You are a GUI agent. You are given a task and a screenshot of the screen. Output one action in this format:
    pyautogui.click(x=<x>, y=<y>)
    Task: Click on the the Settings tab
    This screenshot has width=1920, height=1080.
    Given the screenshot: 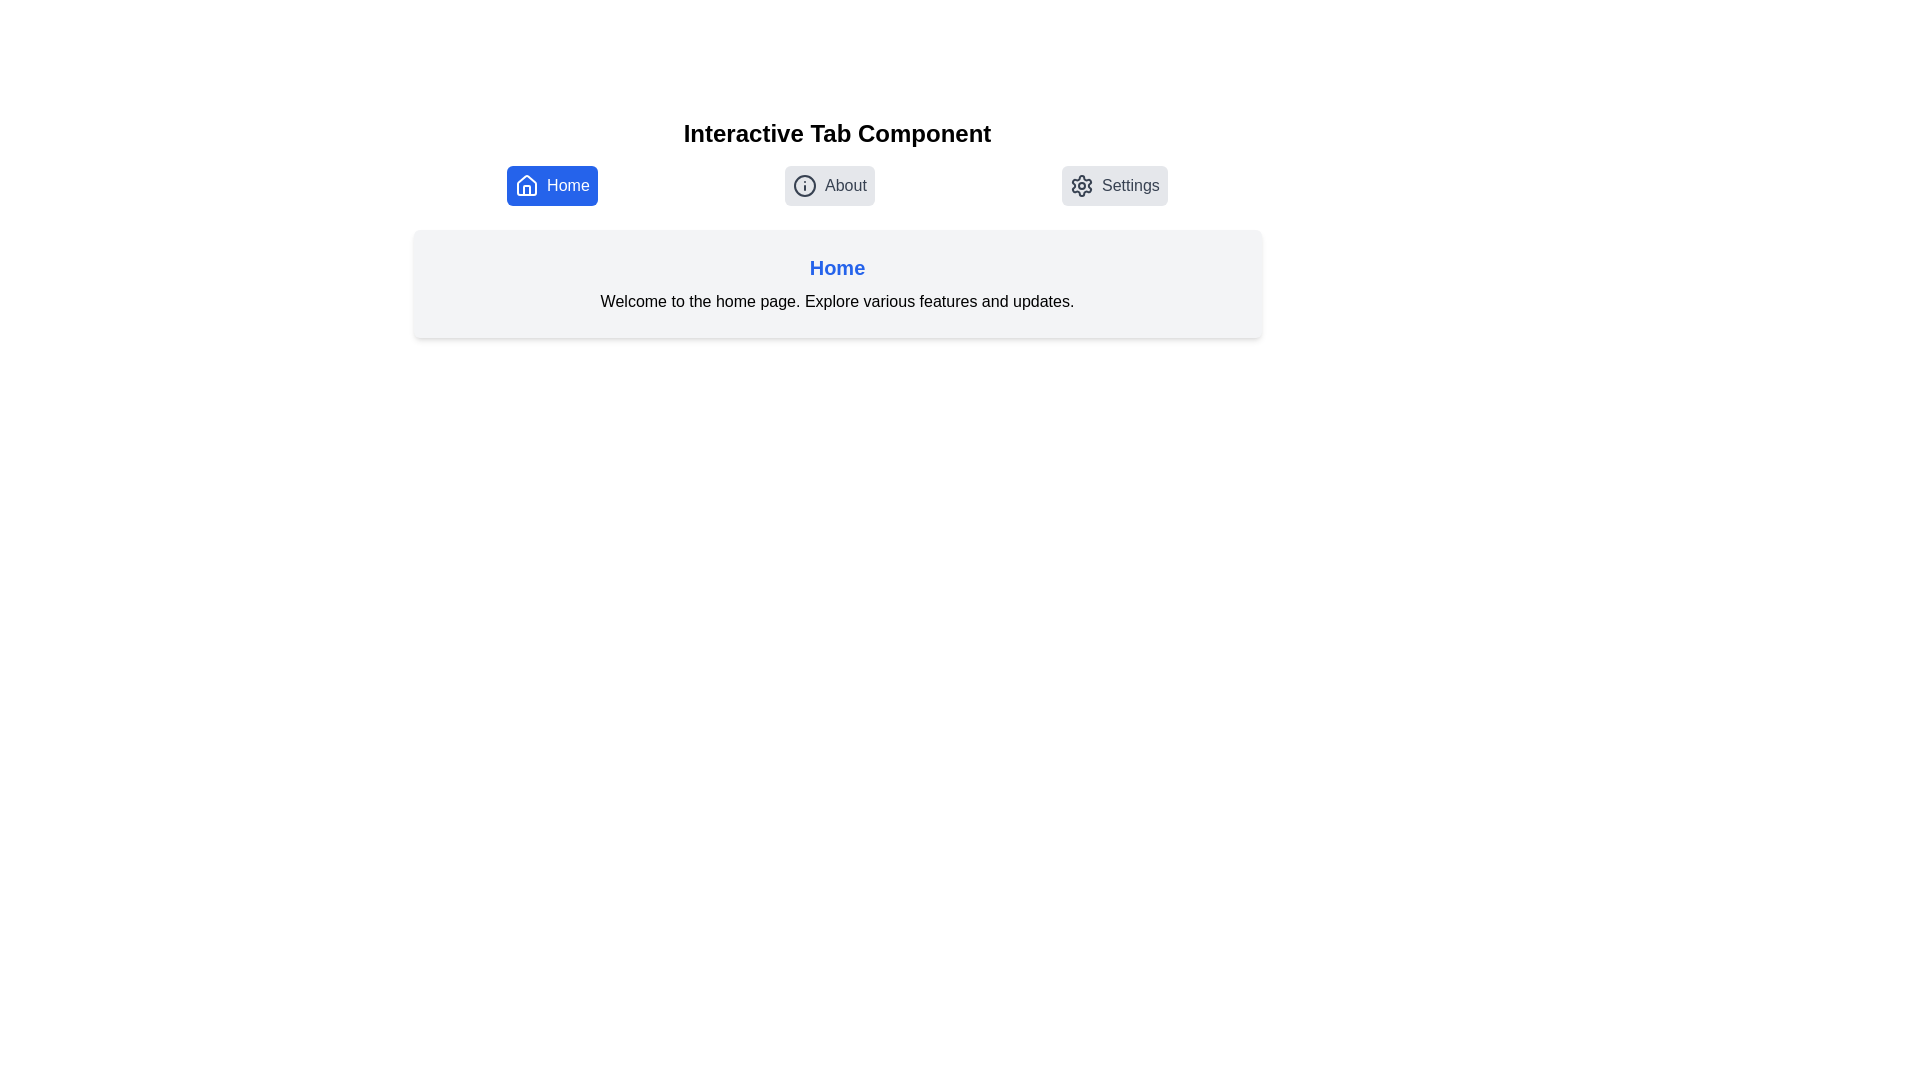 What is the action you would take?
    pyautogui.click(x=1113, y=185)
    